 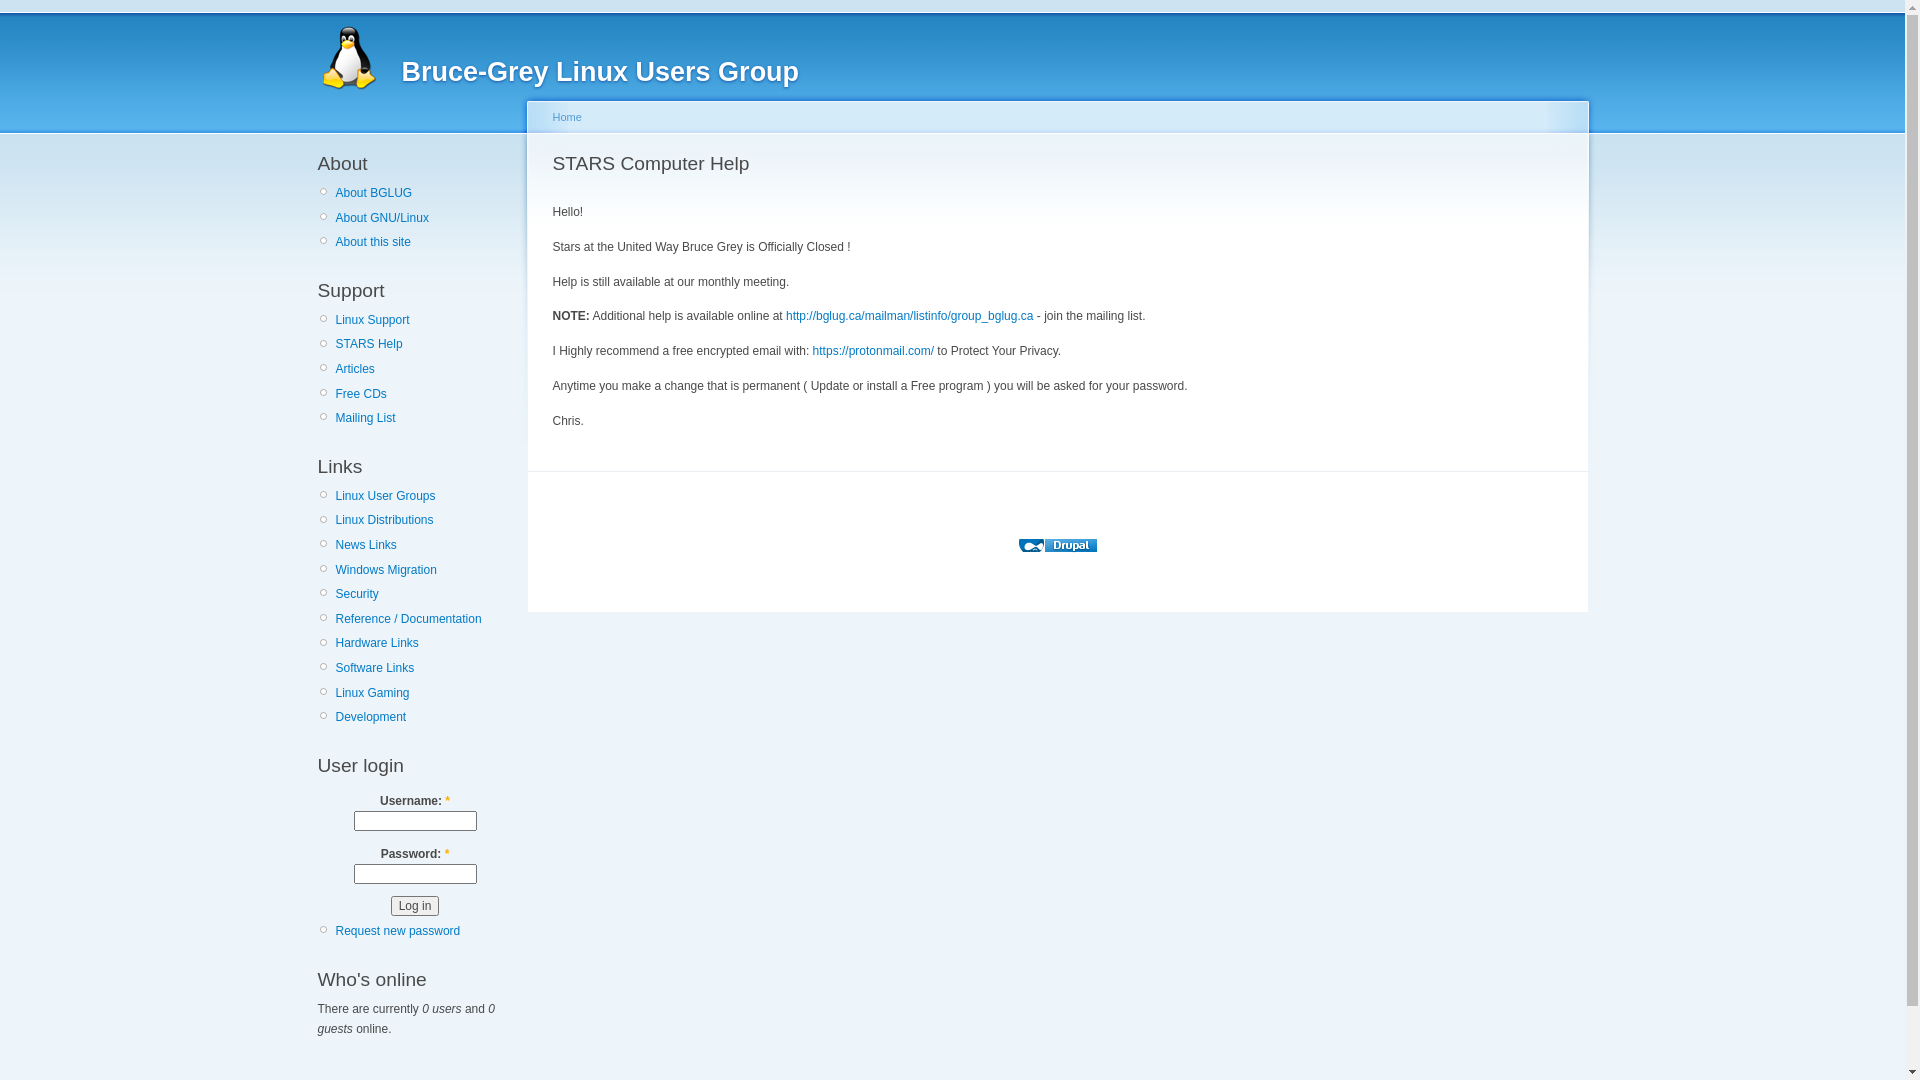 I want to click on 'Security', so click(x=423, y=593).